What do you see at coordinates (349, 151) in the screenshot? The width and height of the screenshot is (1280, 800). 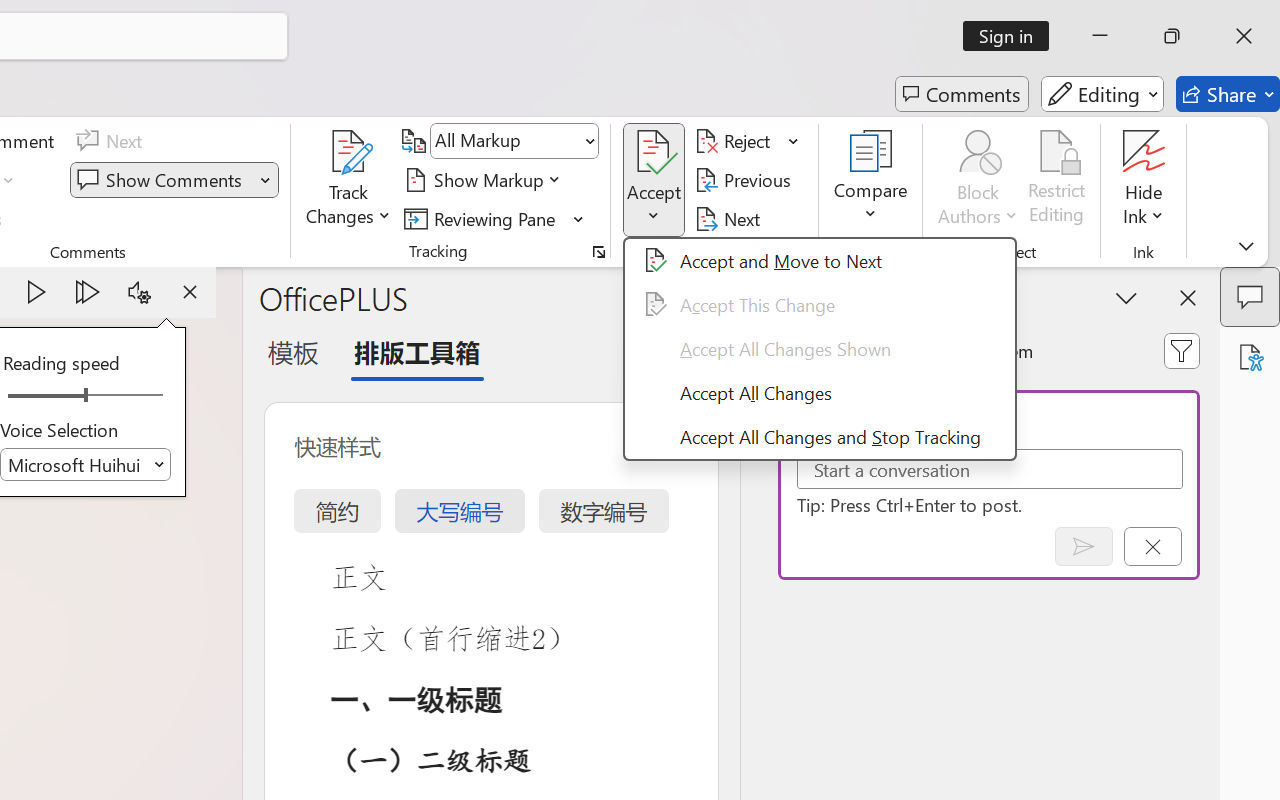 I see `'Track Changes'` at bounding box center [349, 151].